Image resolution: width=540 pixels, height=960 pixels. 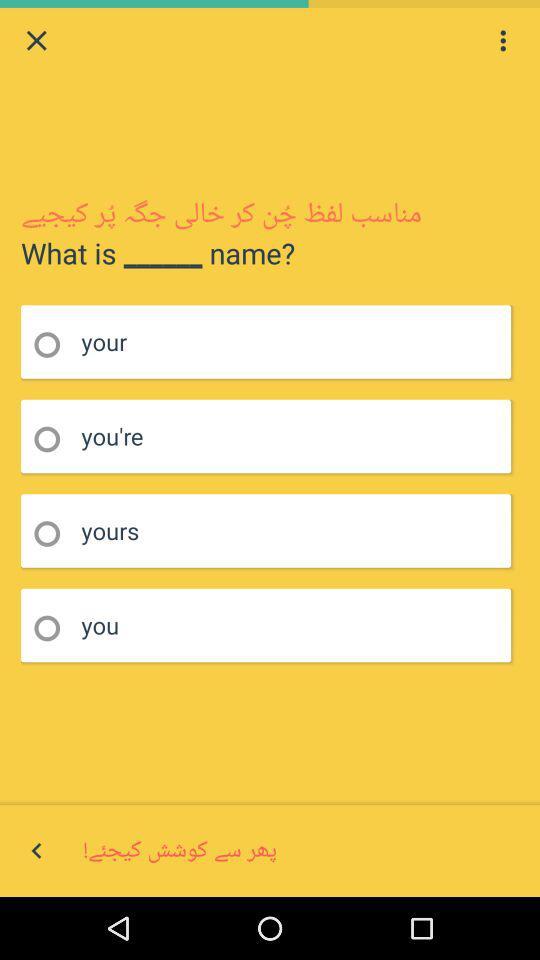 What do you see at coordinates (53, 439) in the screenshot?
I see `the option` at bounding box center [53, 439].